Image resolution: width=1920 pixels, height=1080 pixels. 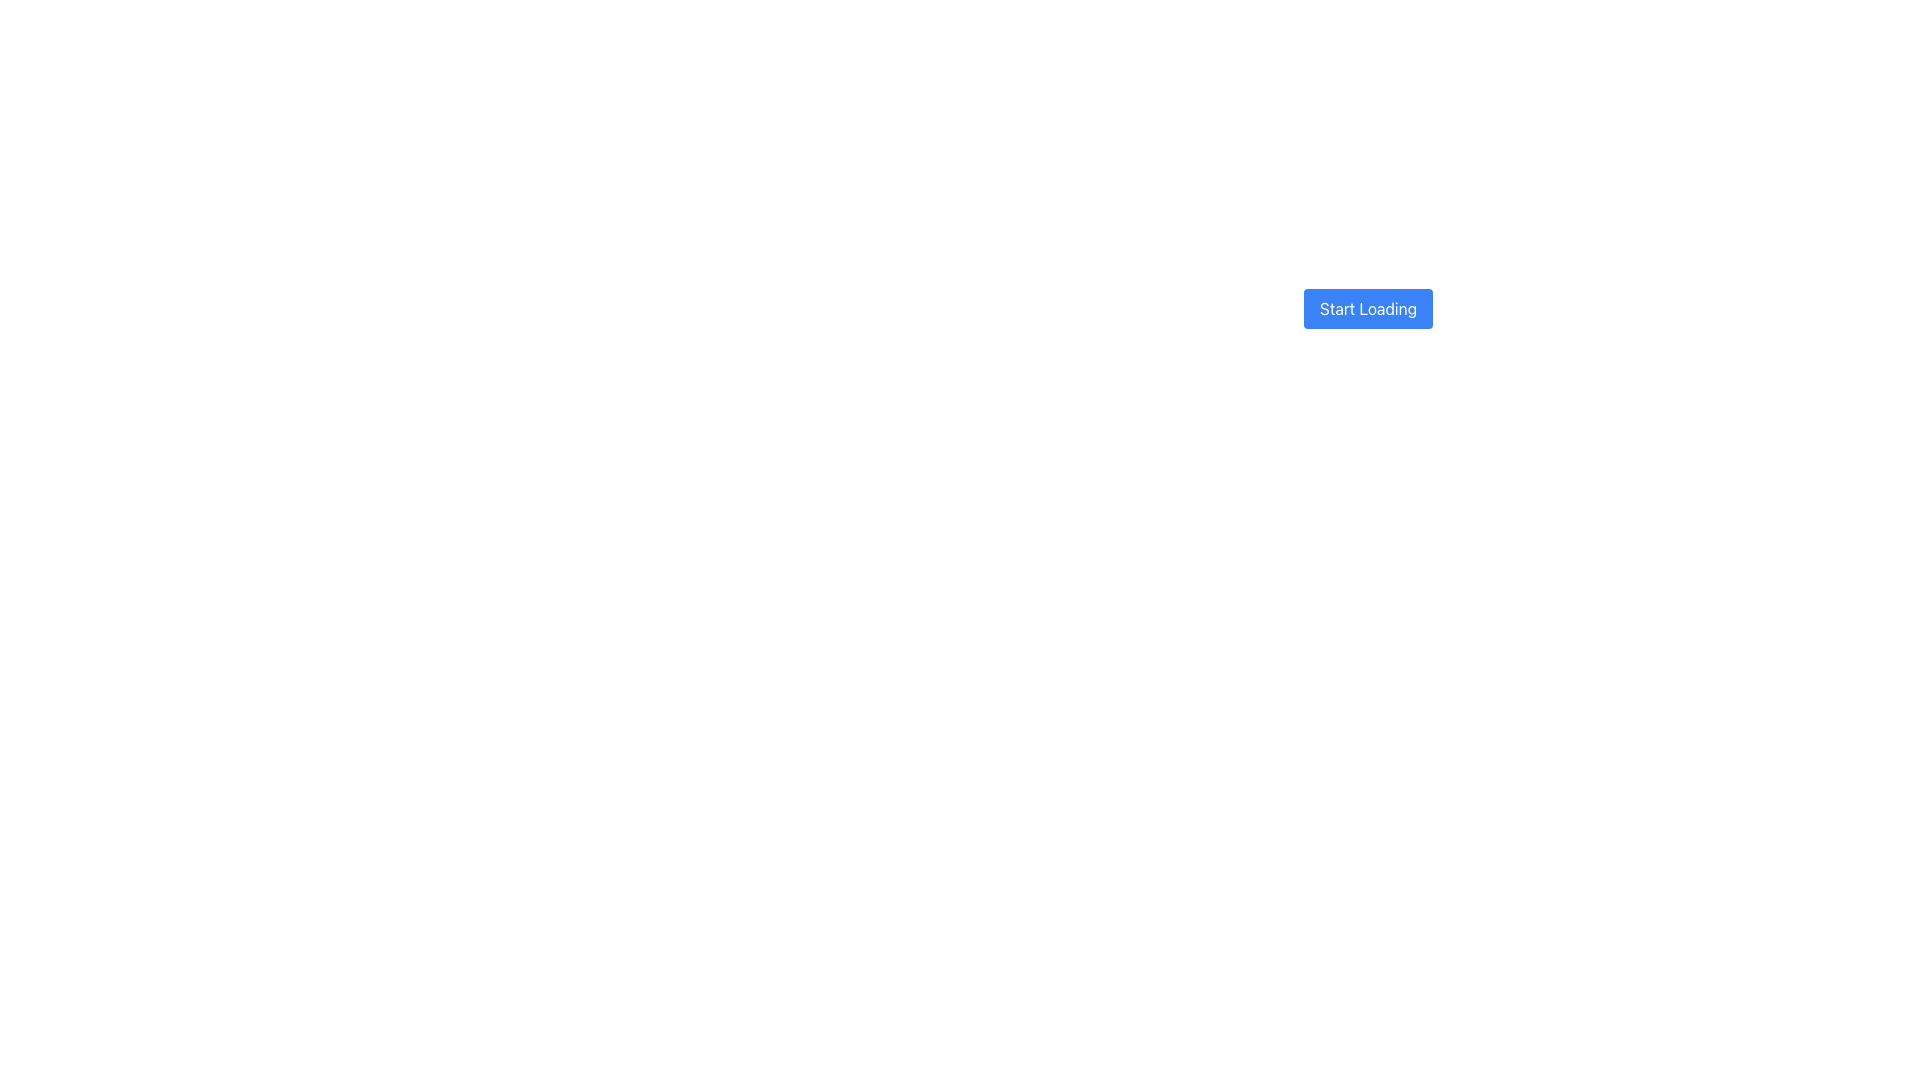 I want to click on the central button located within the white fixed-position box, so click(x=1367, y=300).